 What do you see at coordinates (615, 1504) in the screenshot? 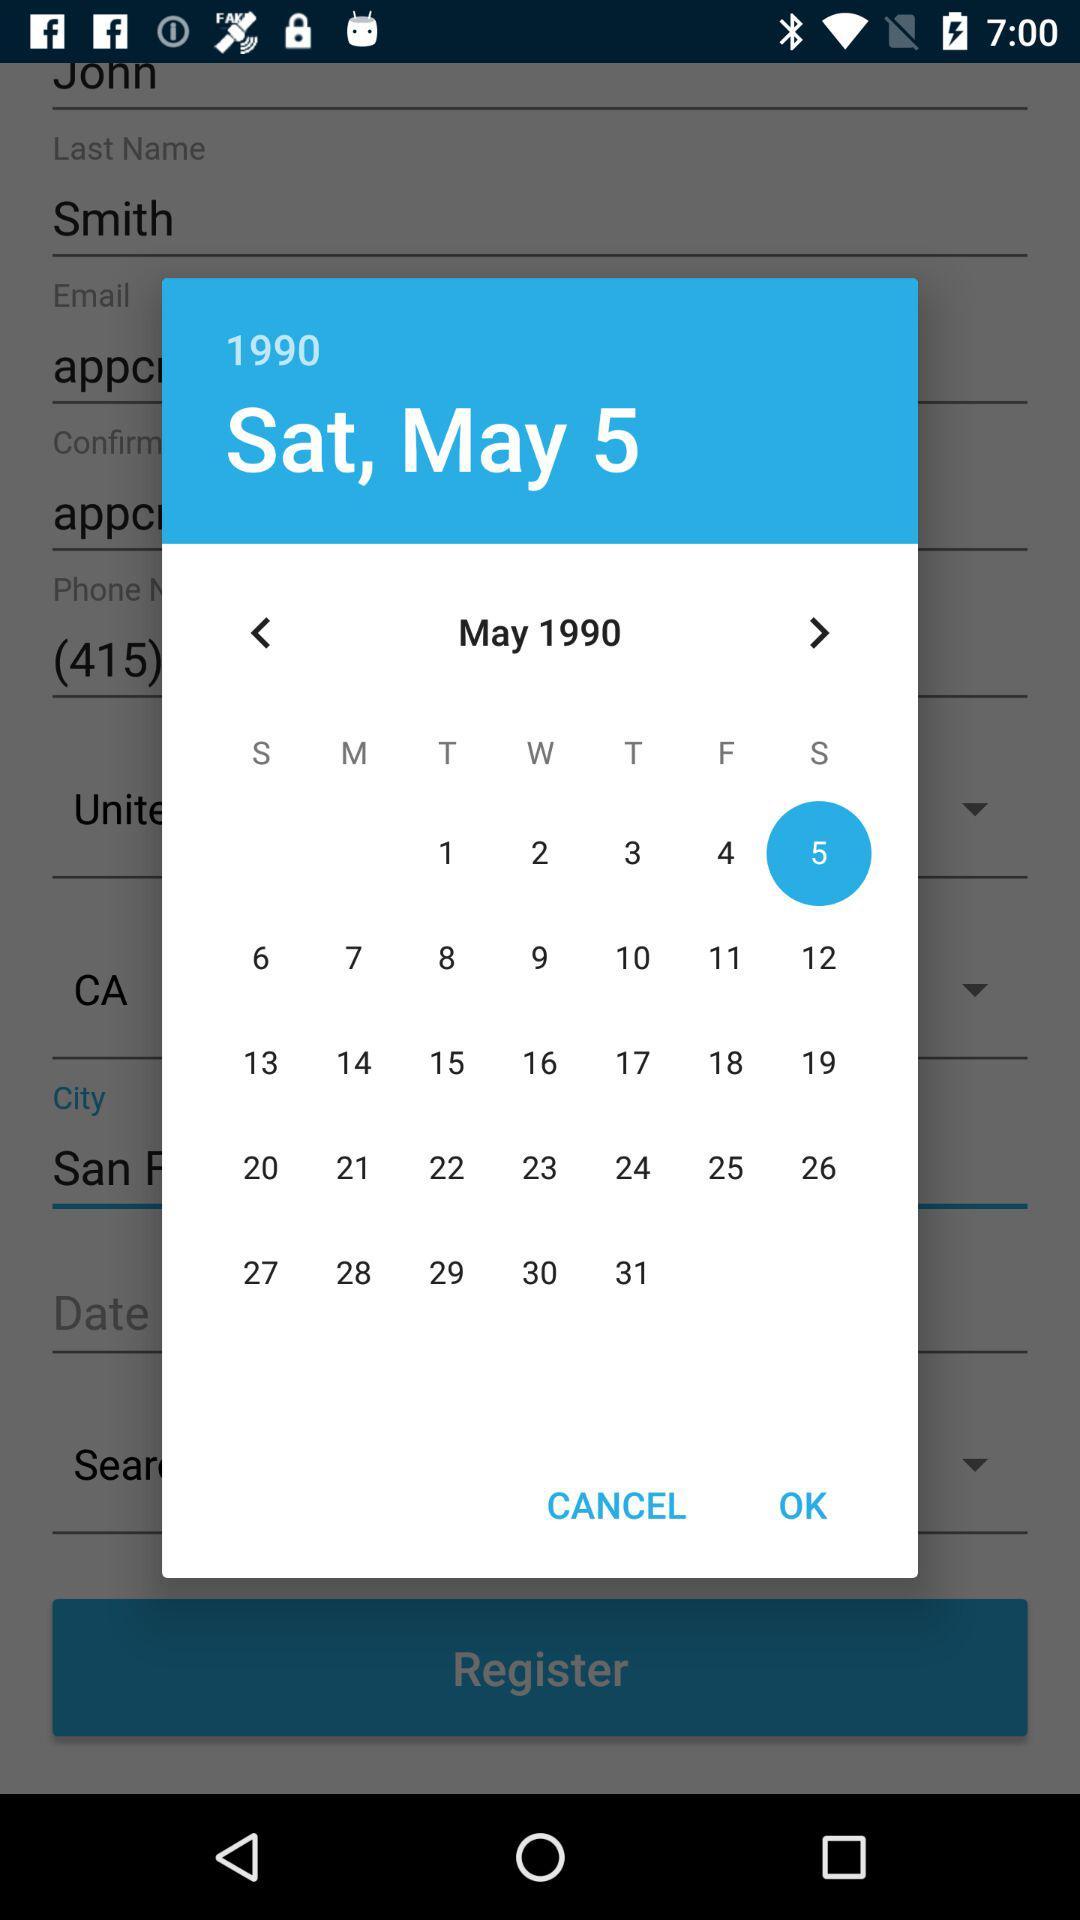
I see `the icon next to ok` at bounding box center [615, 1504].